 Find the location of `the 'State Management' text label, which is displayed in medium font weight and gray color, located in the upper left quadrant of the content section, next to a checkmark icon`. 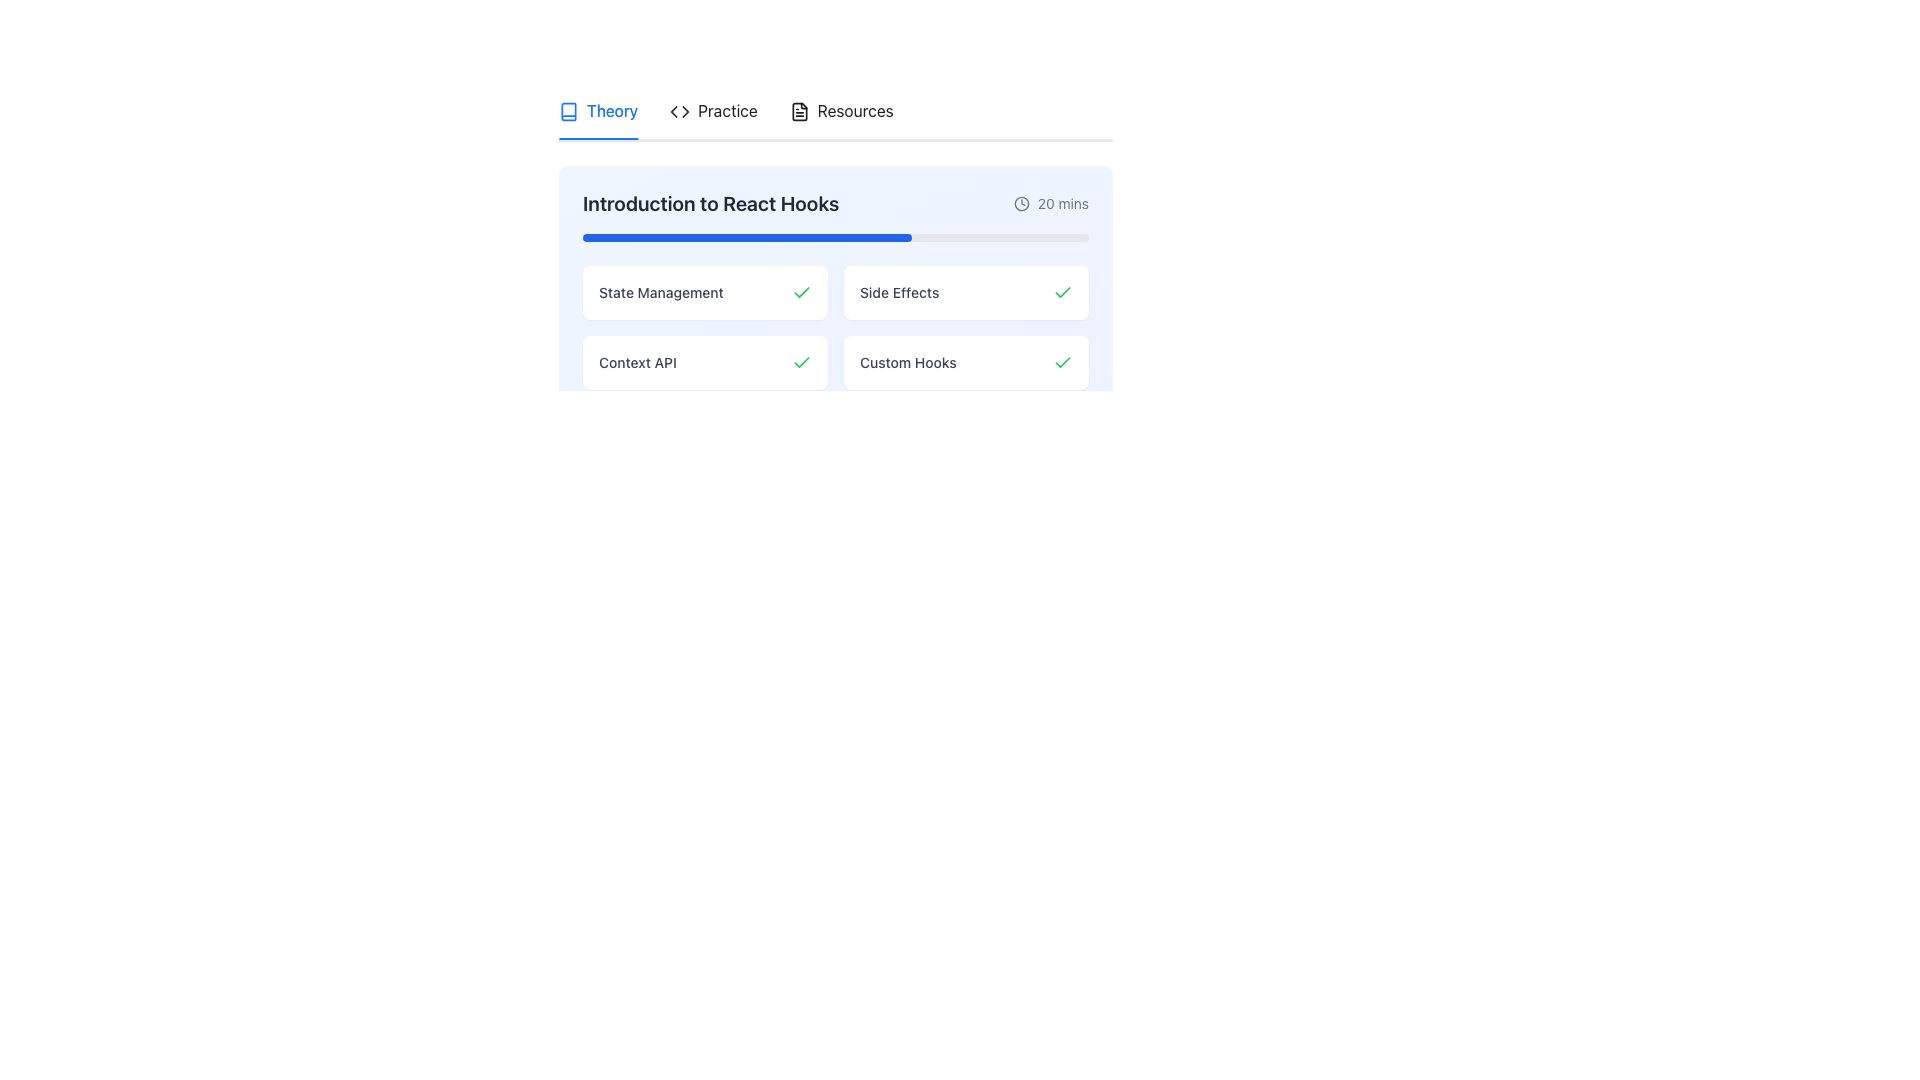

the 'State Management' text label, which is displayed in medium font weight and gray color, located in the upper left quadrant of the content section, next to a checkmark icon is located at coordinates (661, 293).